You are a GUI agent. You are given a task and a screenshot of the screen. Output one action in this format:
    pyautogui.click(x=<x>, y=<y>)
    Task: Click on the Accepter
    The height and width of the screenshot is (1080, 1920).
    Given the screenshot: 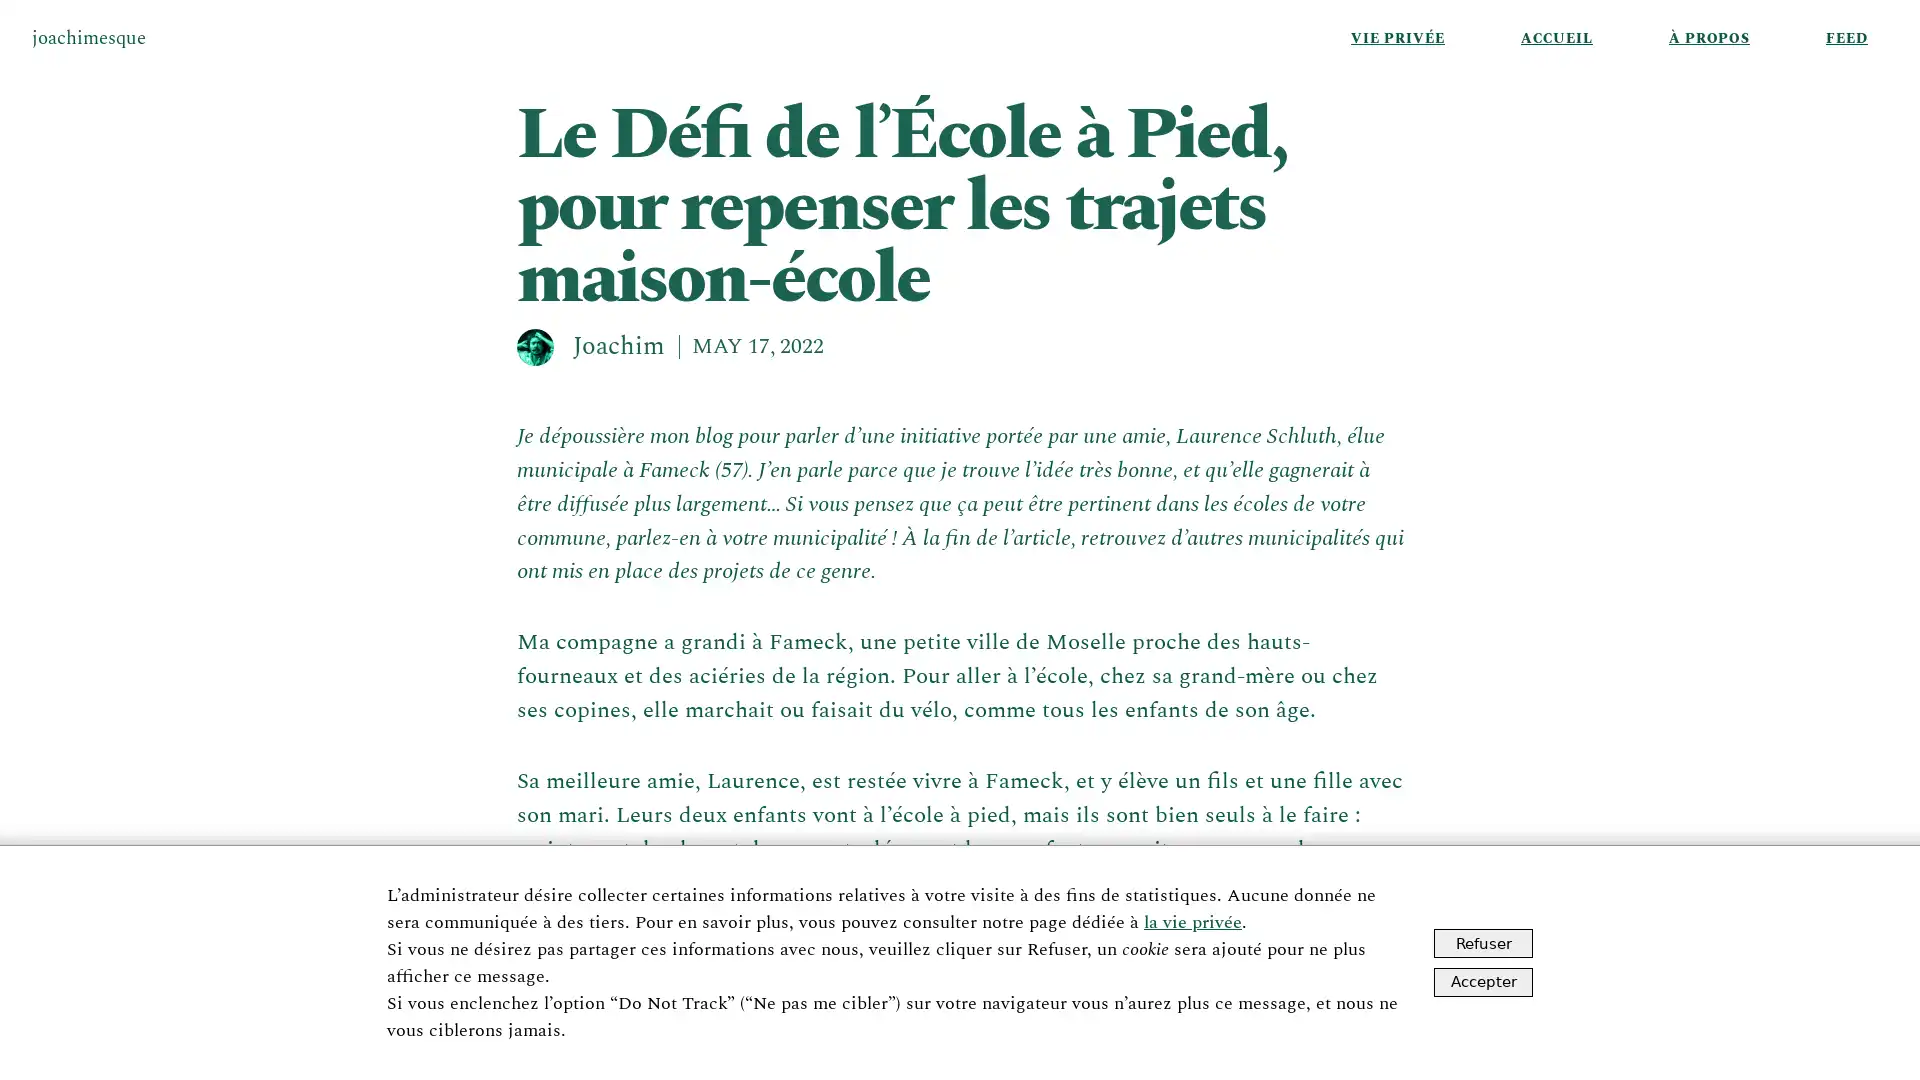 What is the action you would take?
    pyautogui.click(x=1483, y=980)
    